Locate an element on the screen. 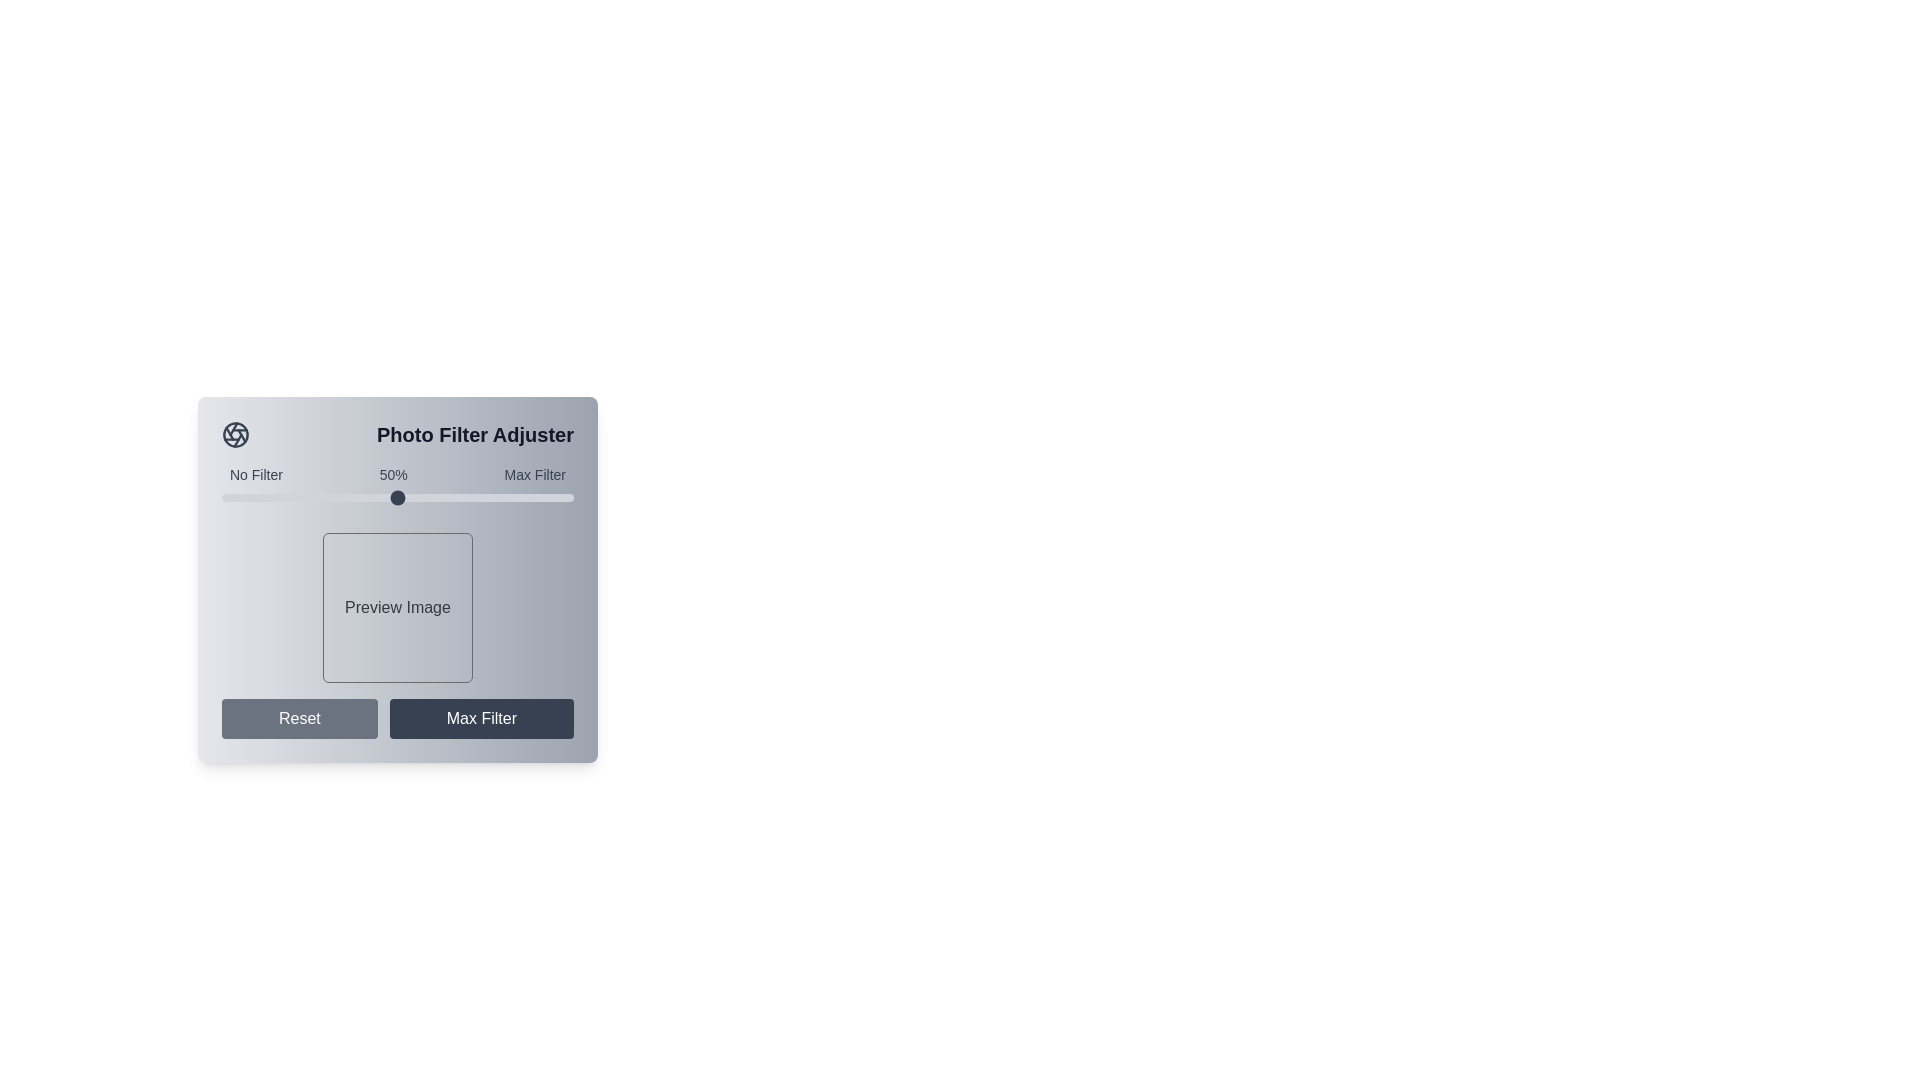  the static text label displaying 'No Filter', '50%', and 'Max Filter', which is located above the slider component in the 'Photo Filter Adjuster' section is located at coordinates (398, 474).